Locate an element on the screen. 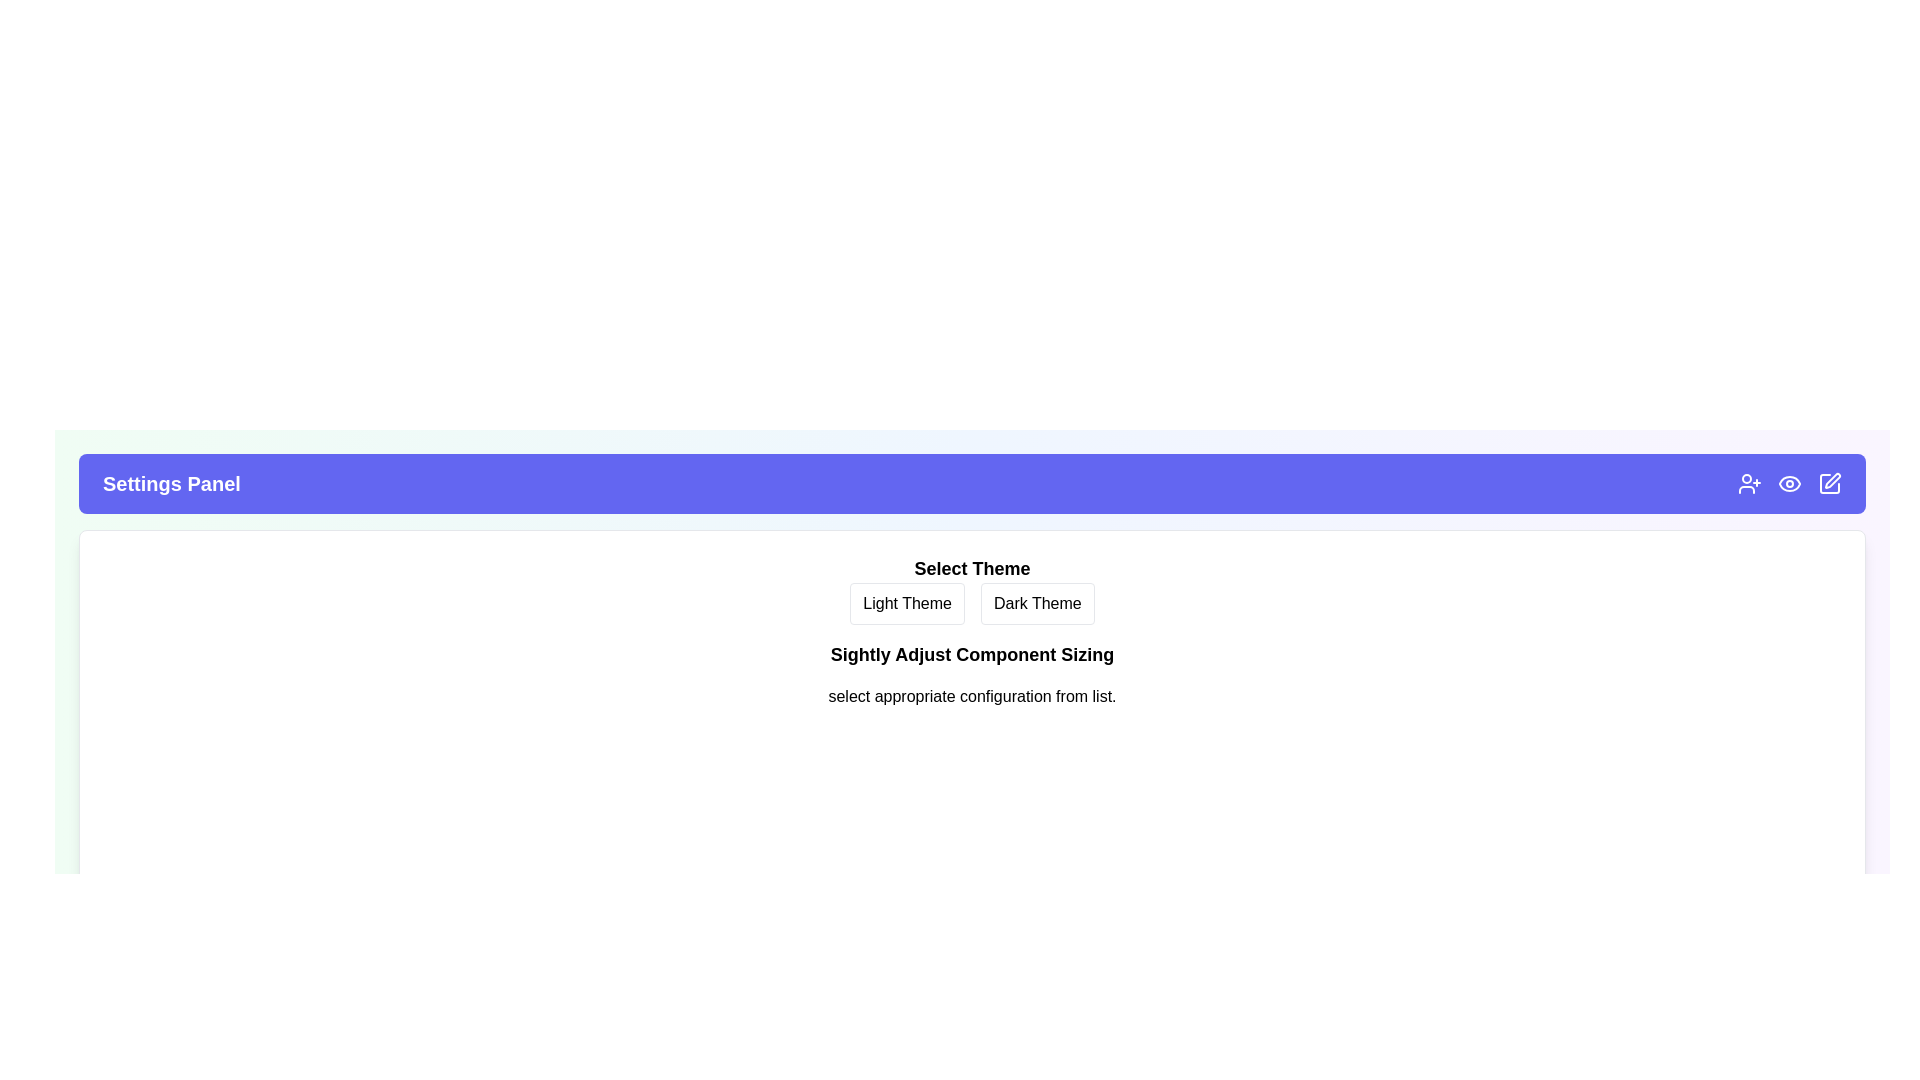 Image resolution: width=1920 pixels, height=1080 pixels. the human eye icon, which is the second icon in a horizontal group of three icons located on the right side of a header section with a purple background is located at coordinates (1790, 483).